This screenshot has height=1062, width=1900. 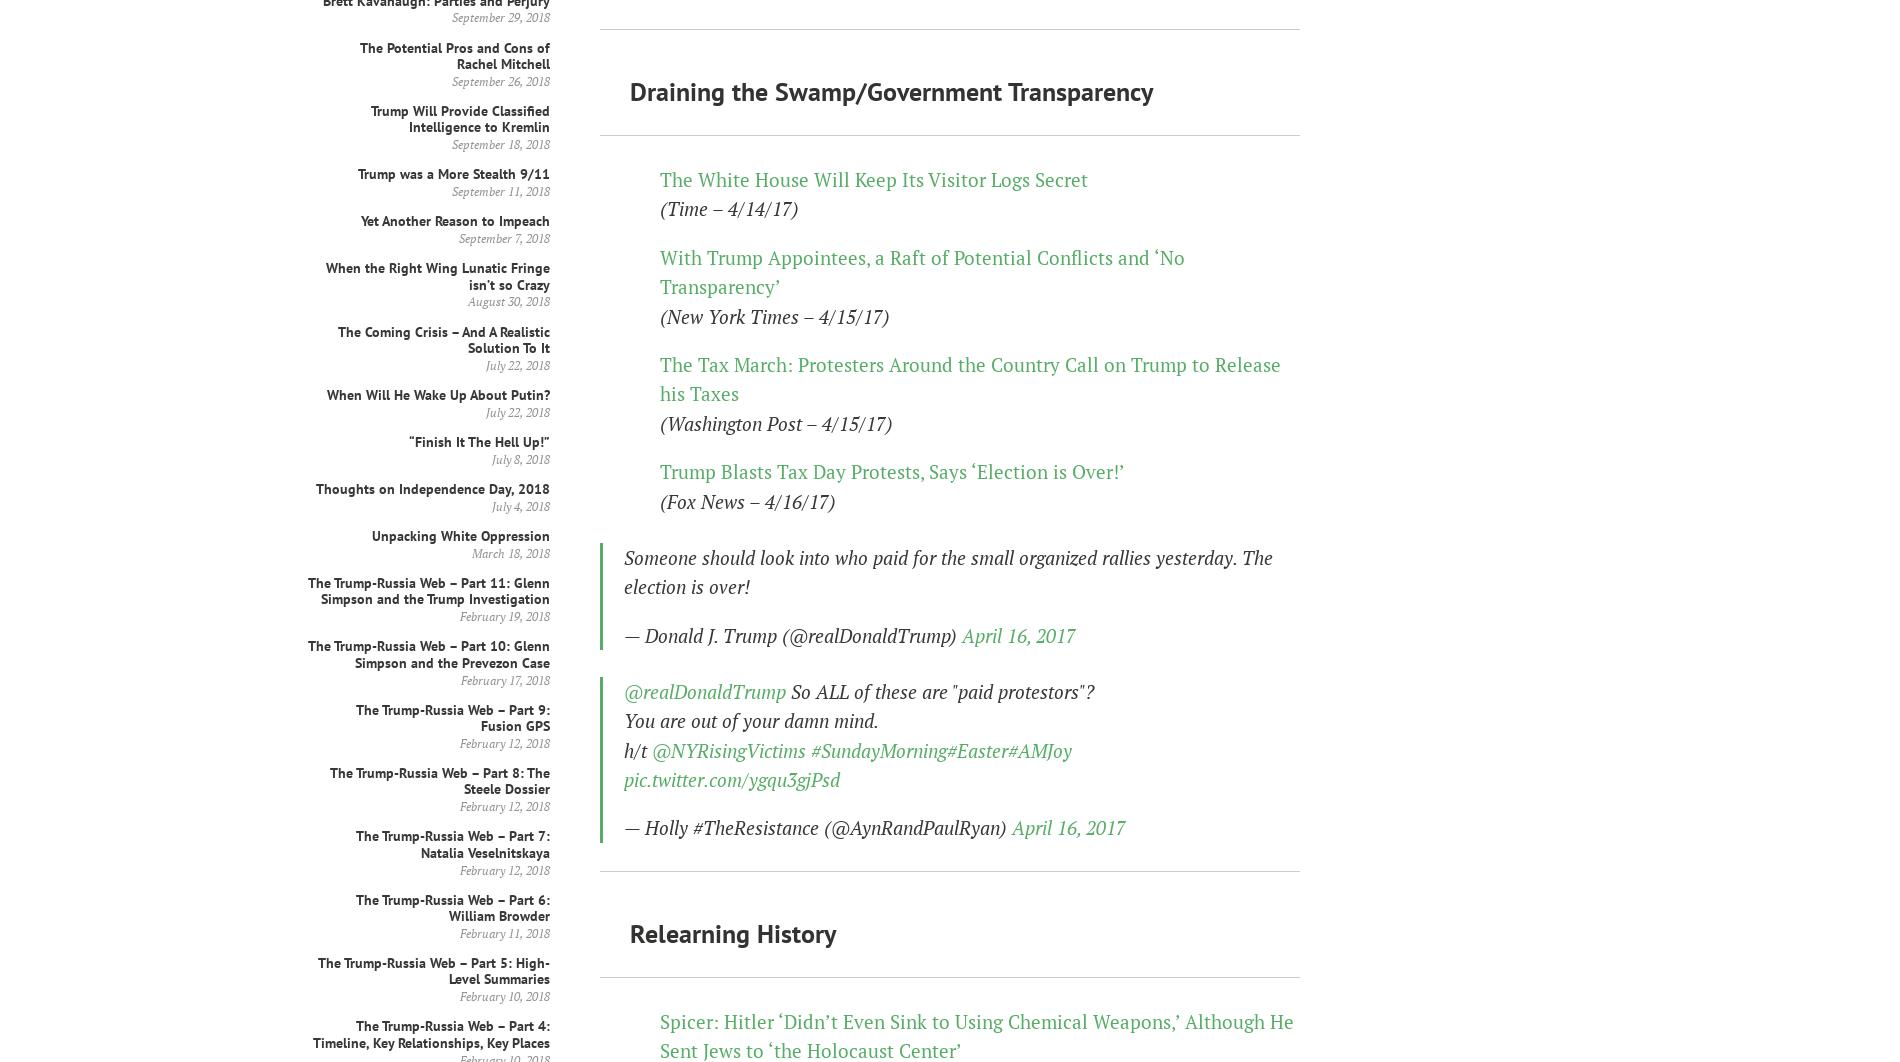 What do you see at coordinates (451, 144) in the screenshot?
I see `'September 18, 2018'` at bounding box center [451, 144].